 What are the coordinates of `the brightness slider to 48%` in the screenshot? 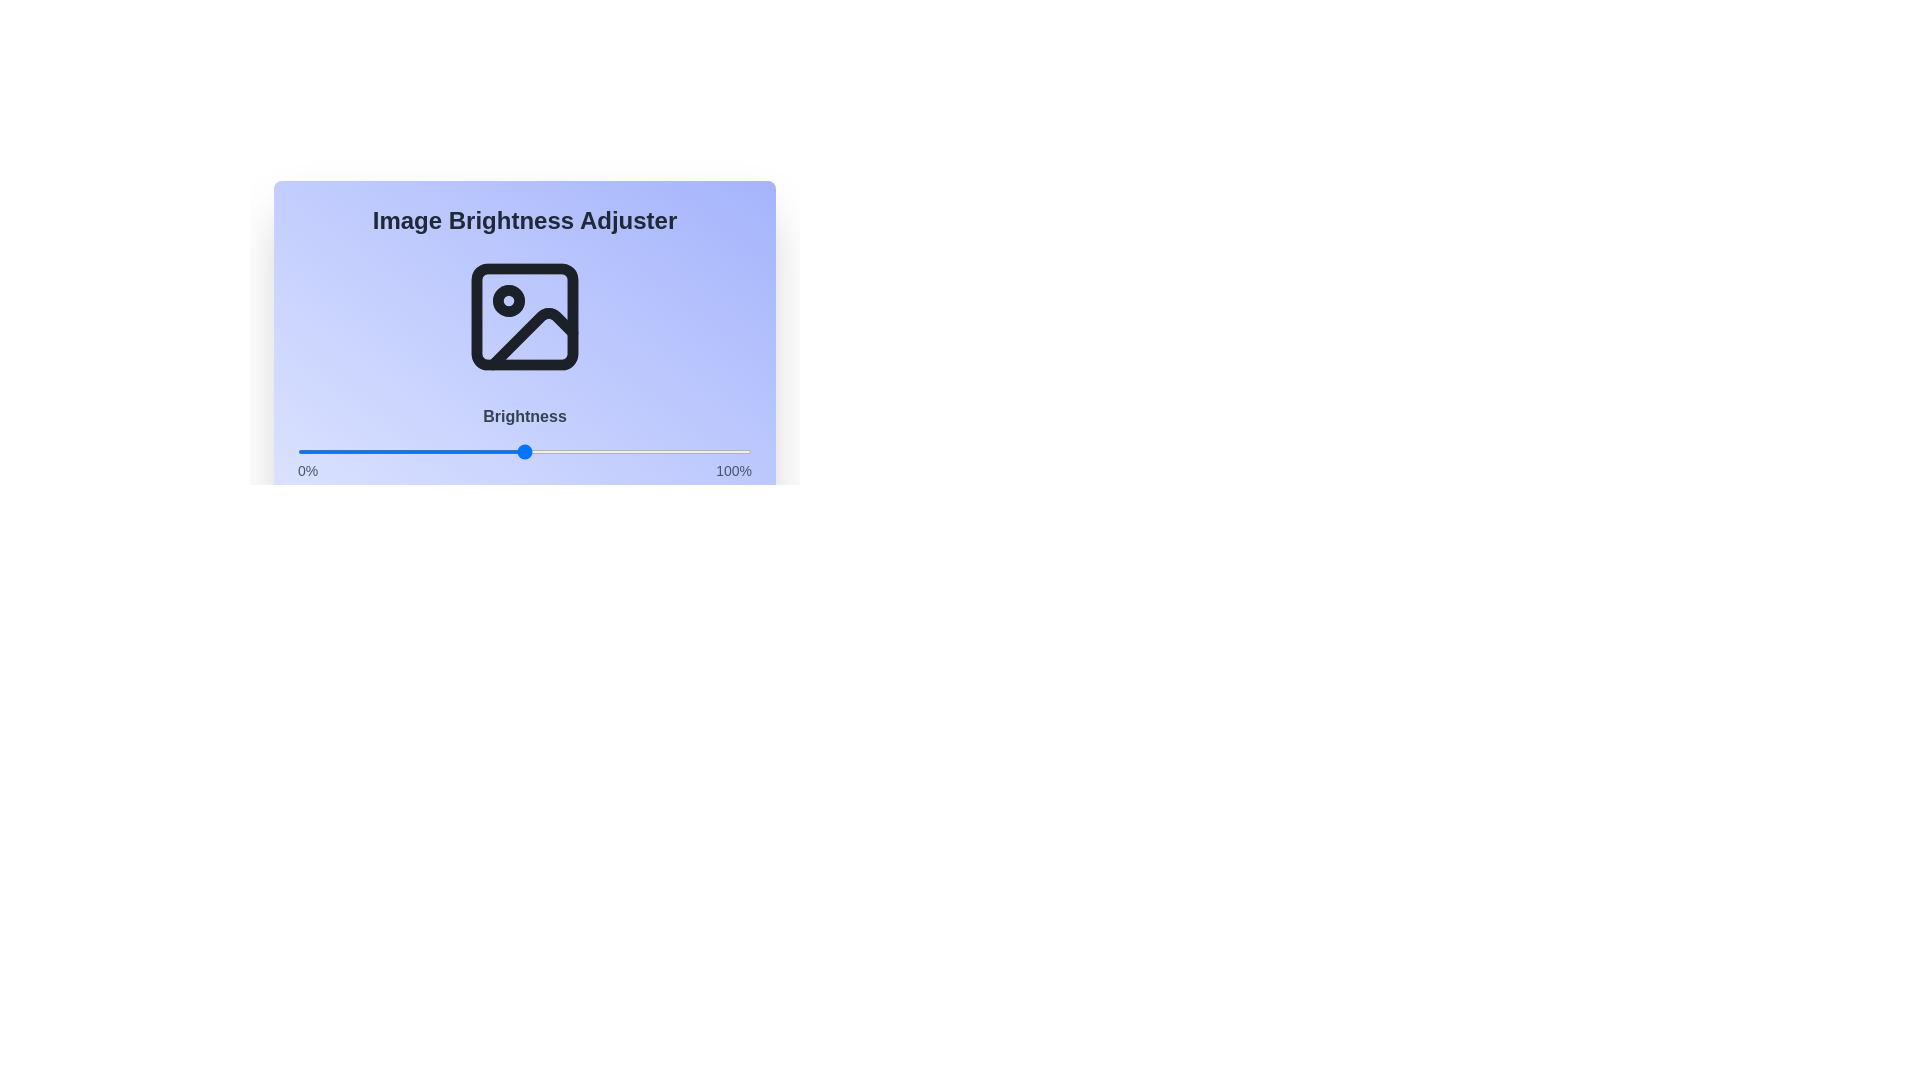 It's located at (515, 451).